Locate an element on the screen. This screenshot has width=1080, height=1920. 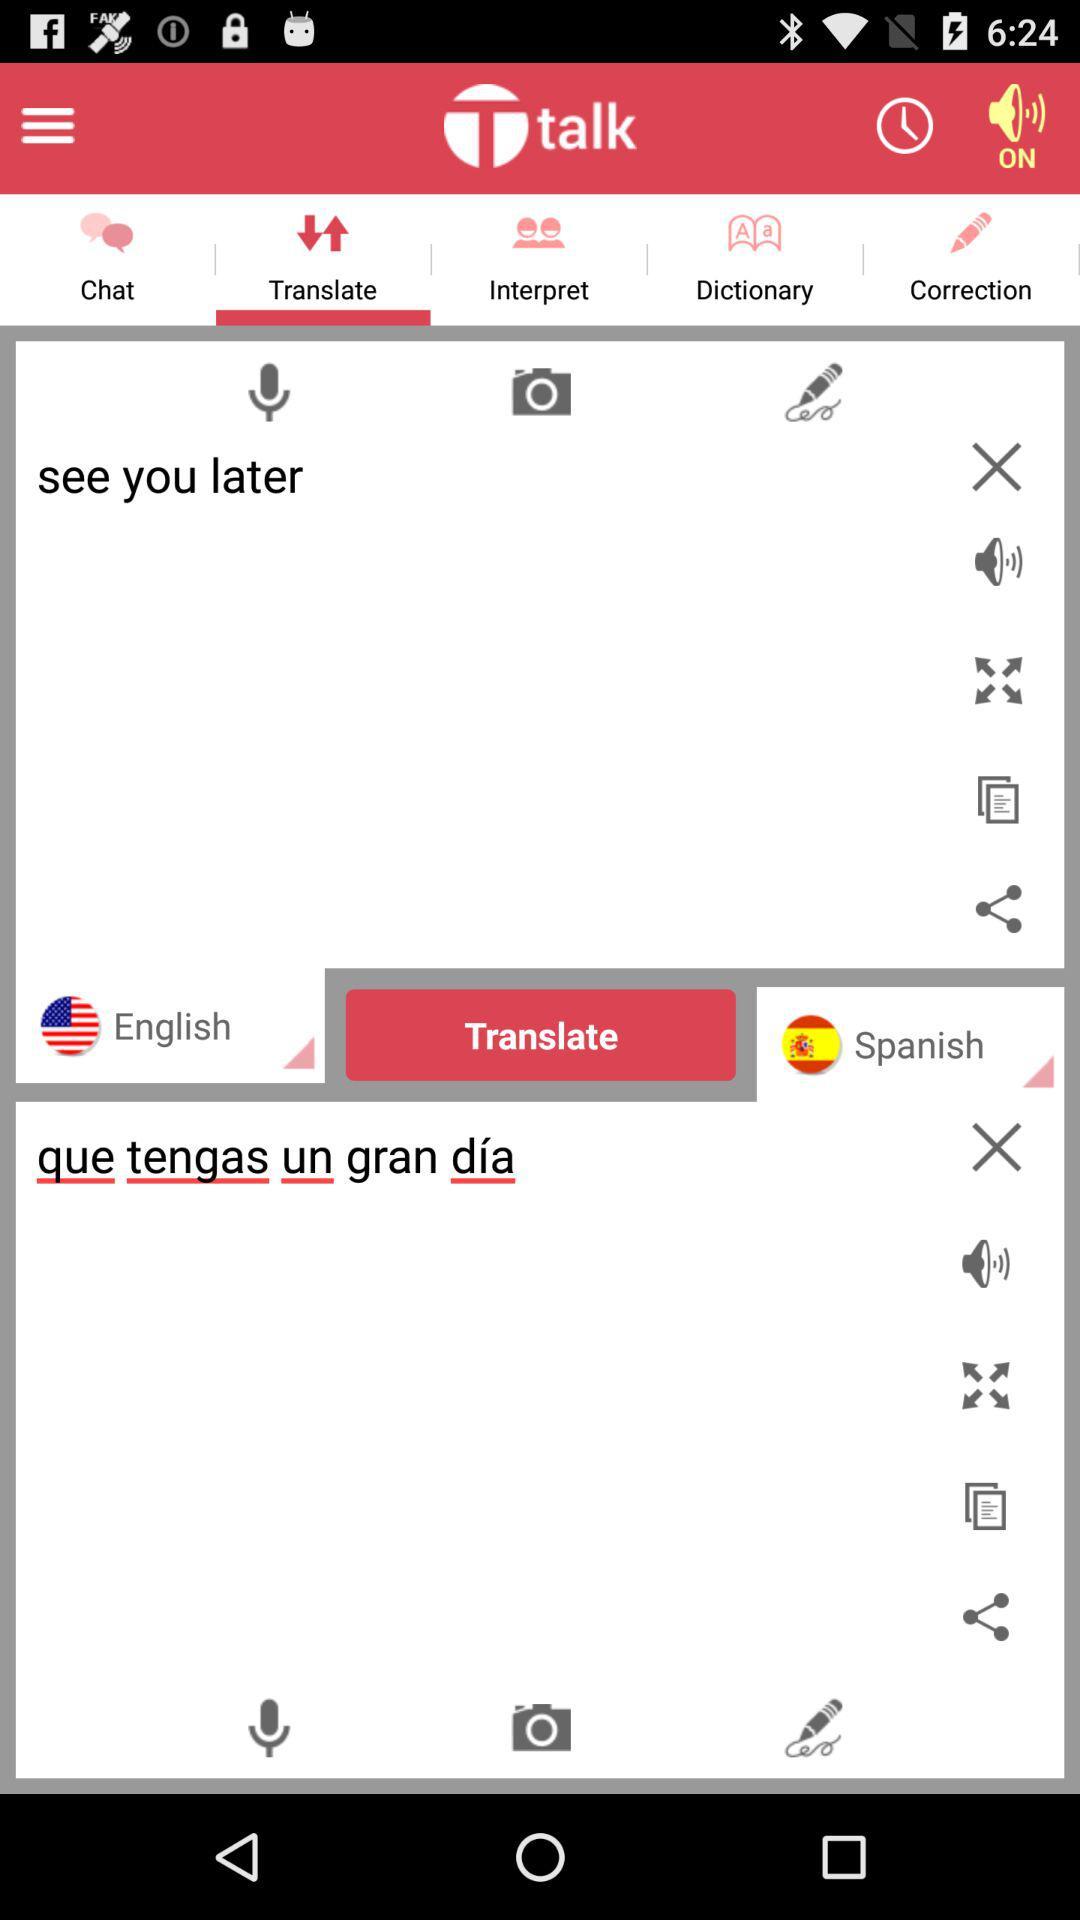
the fullscreen icon is located at coordinates (998, 717).